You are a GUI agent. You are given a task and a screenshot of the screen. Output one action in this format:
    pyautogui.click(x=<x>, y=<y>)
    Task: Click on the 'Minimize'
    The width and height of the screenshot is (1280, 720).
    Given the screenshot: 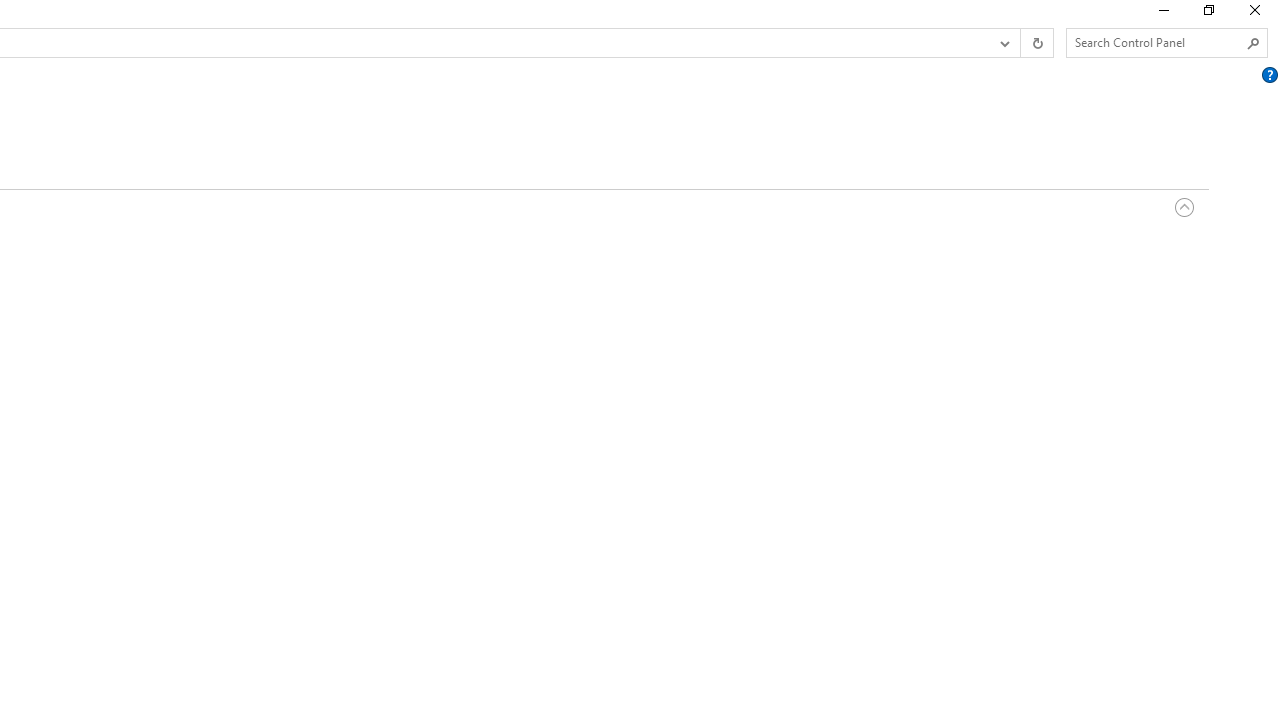 What is the action you would take?
    pyautogui.click(x=1162, y=15)
    